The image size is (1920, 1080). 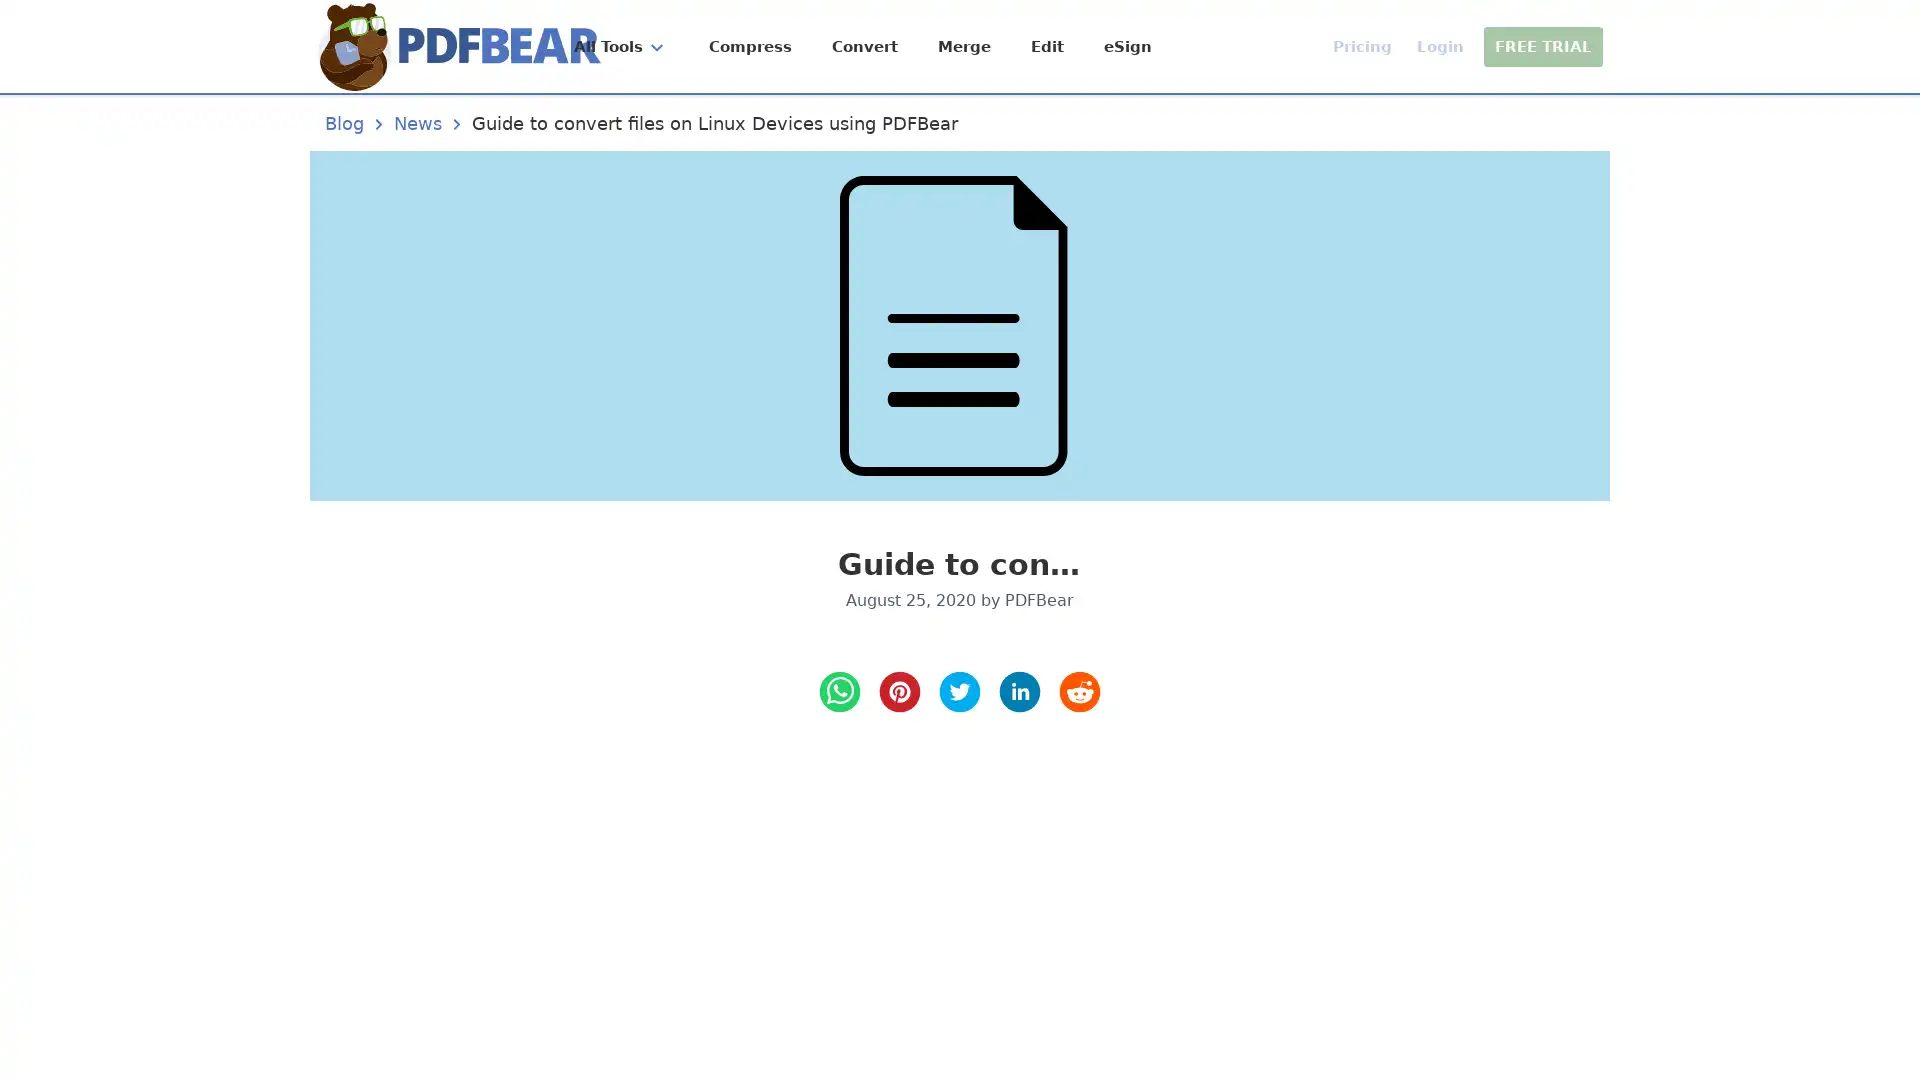 I want to click on Whatsapp, so click(x=840, y=690).